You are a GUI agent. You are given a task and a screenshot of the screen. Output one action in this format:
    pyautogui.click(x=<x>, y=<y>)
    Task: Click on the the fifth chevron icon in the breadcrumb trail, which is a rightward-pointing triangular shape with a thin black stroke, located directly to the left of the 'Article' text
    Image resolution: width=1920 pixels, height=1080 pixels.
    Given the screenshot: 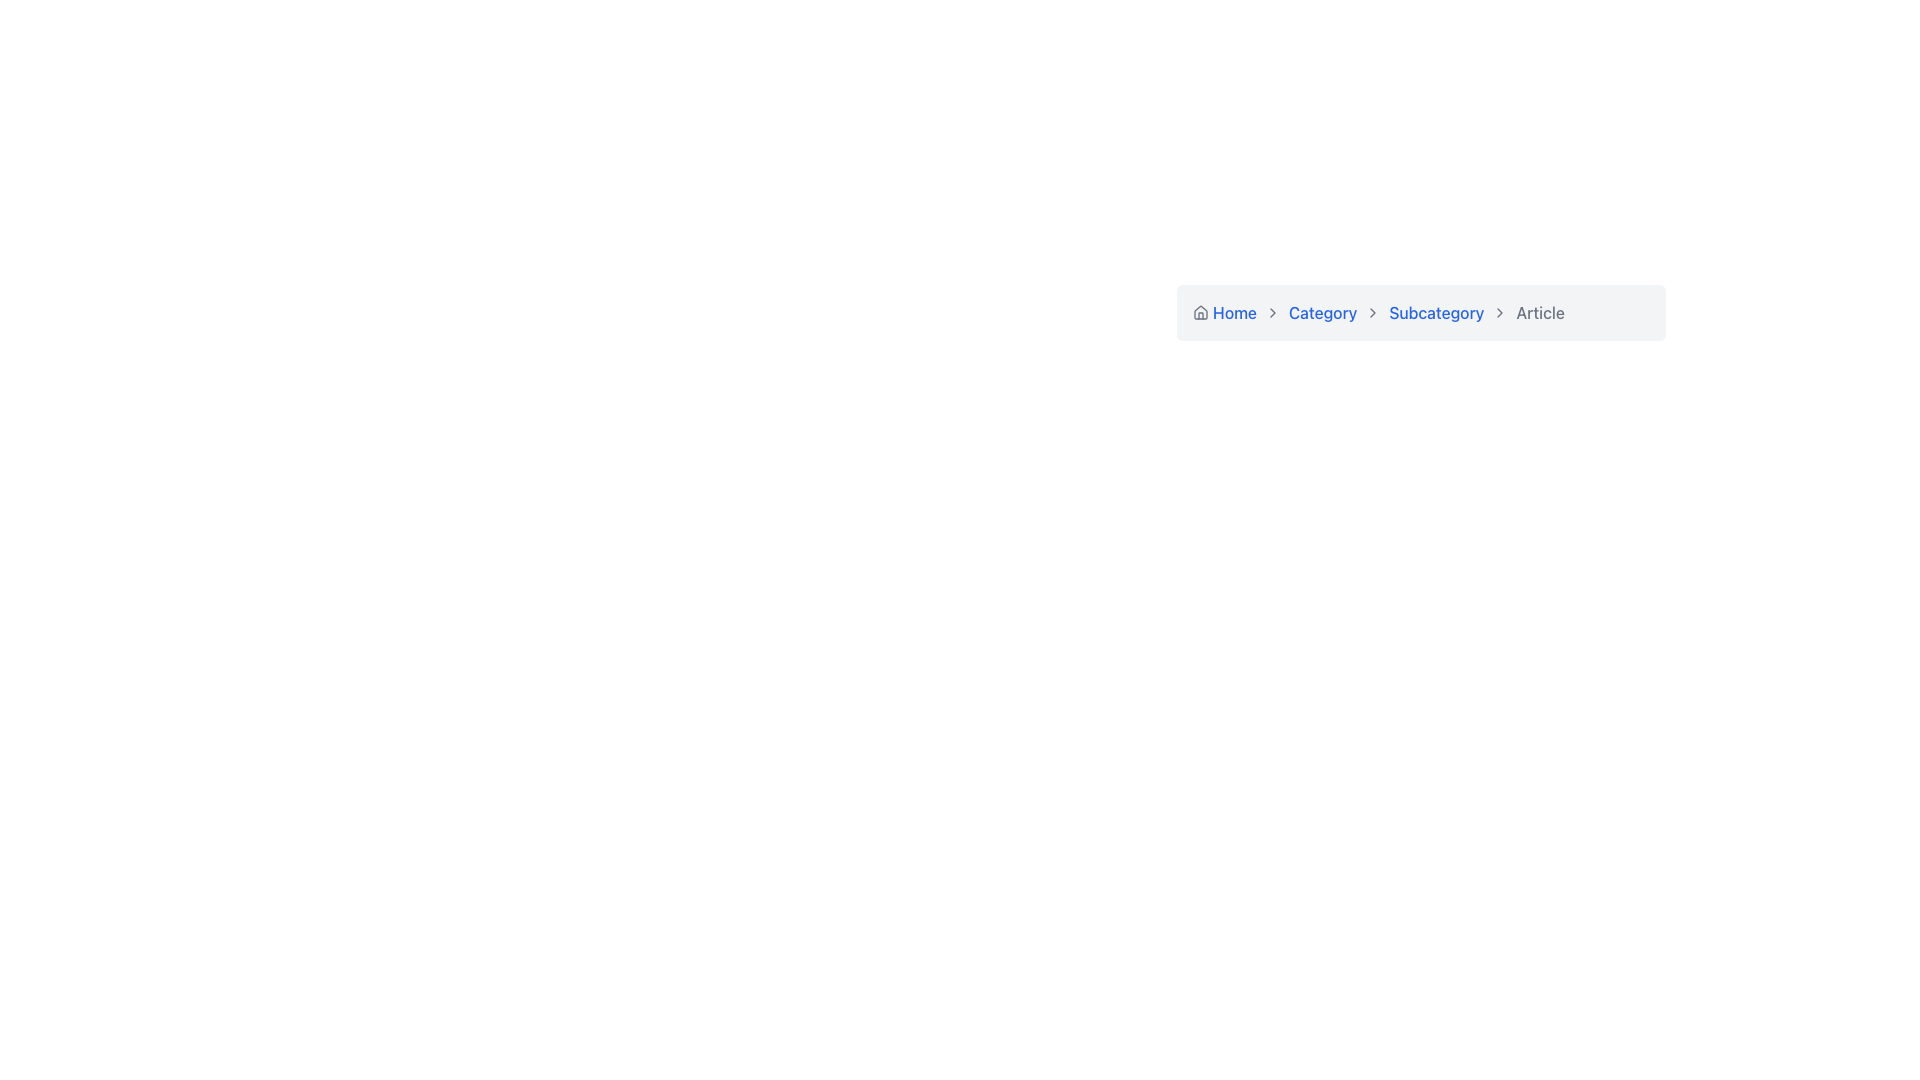 What is the action you would take?
    pyautogui.click(x=1500, y=312)
    